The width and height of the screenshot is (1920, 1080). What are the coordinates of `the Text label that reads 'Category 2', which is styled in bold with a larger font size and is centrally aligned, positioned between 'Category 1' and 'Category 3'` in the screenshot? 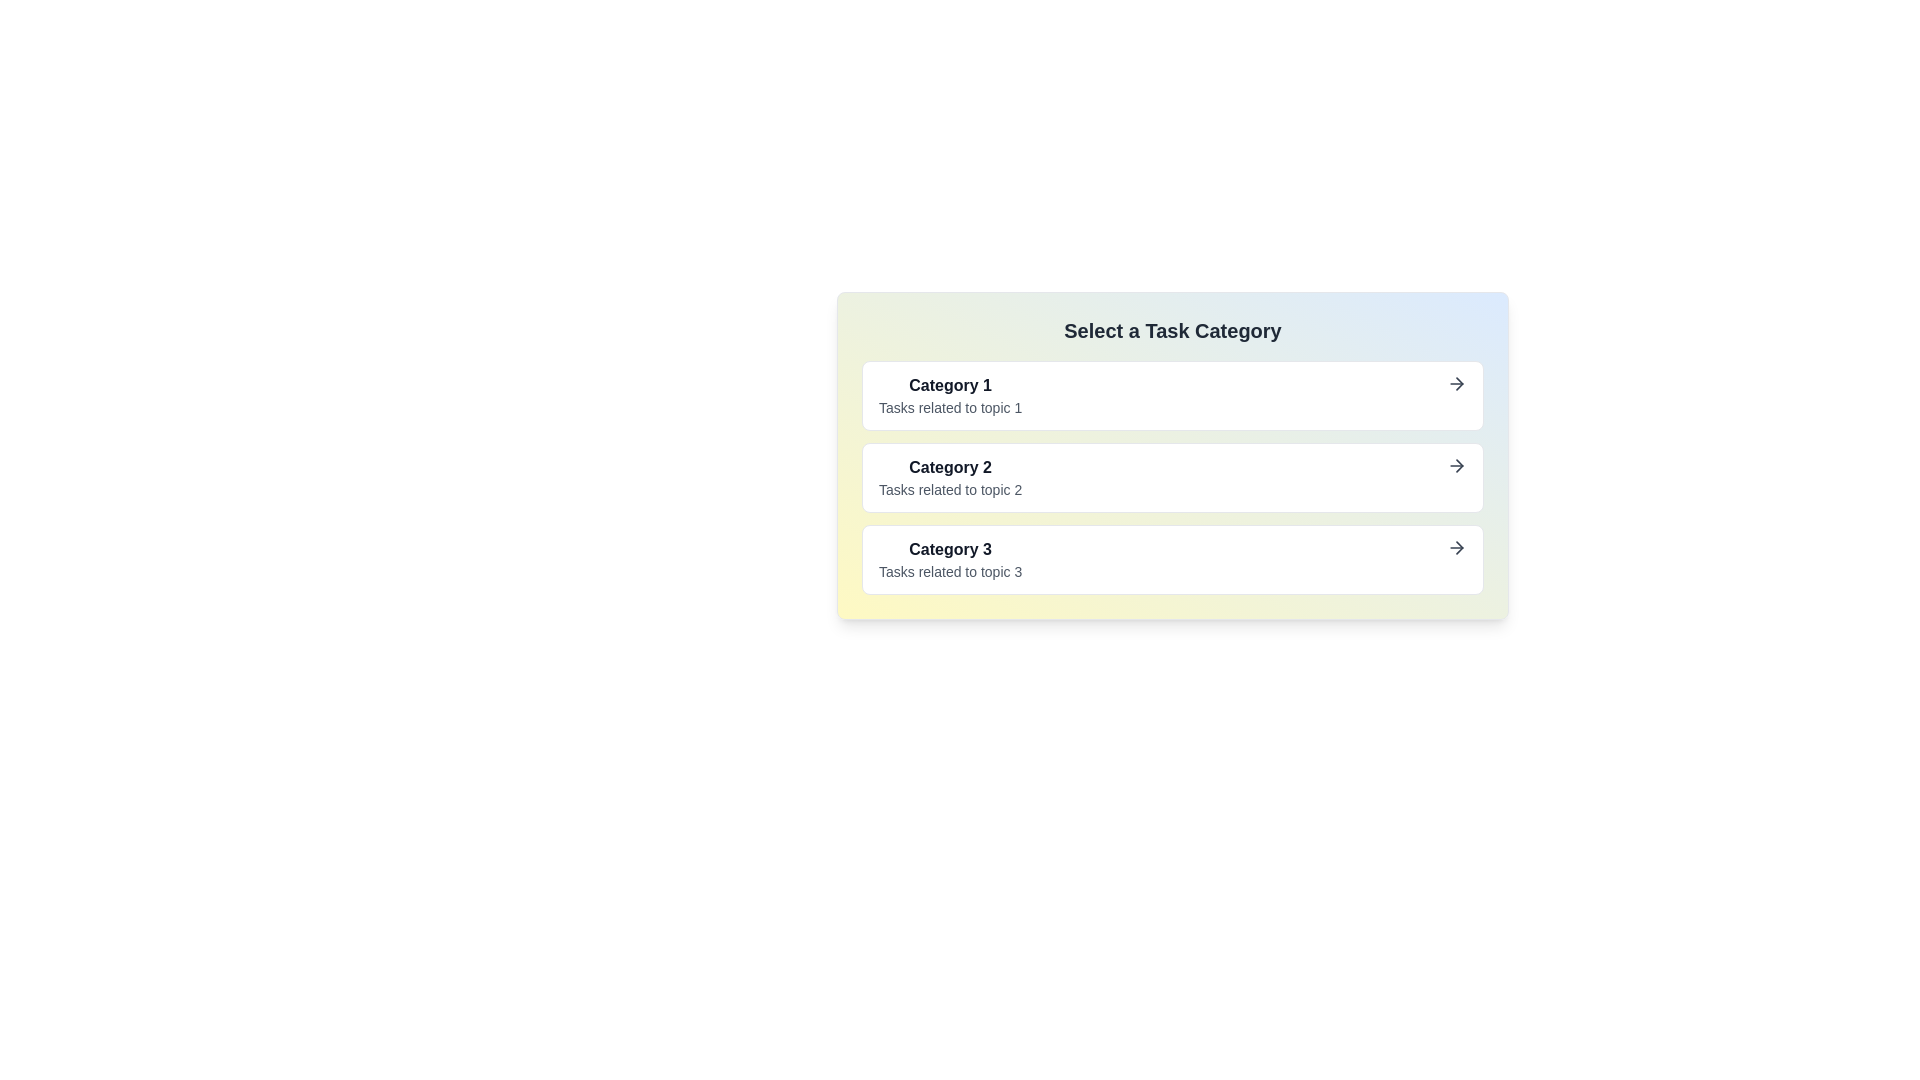 It's located at (949, 478).